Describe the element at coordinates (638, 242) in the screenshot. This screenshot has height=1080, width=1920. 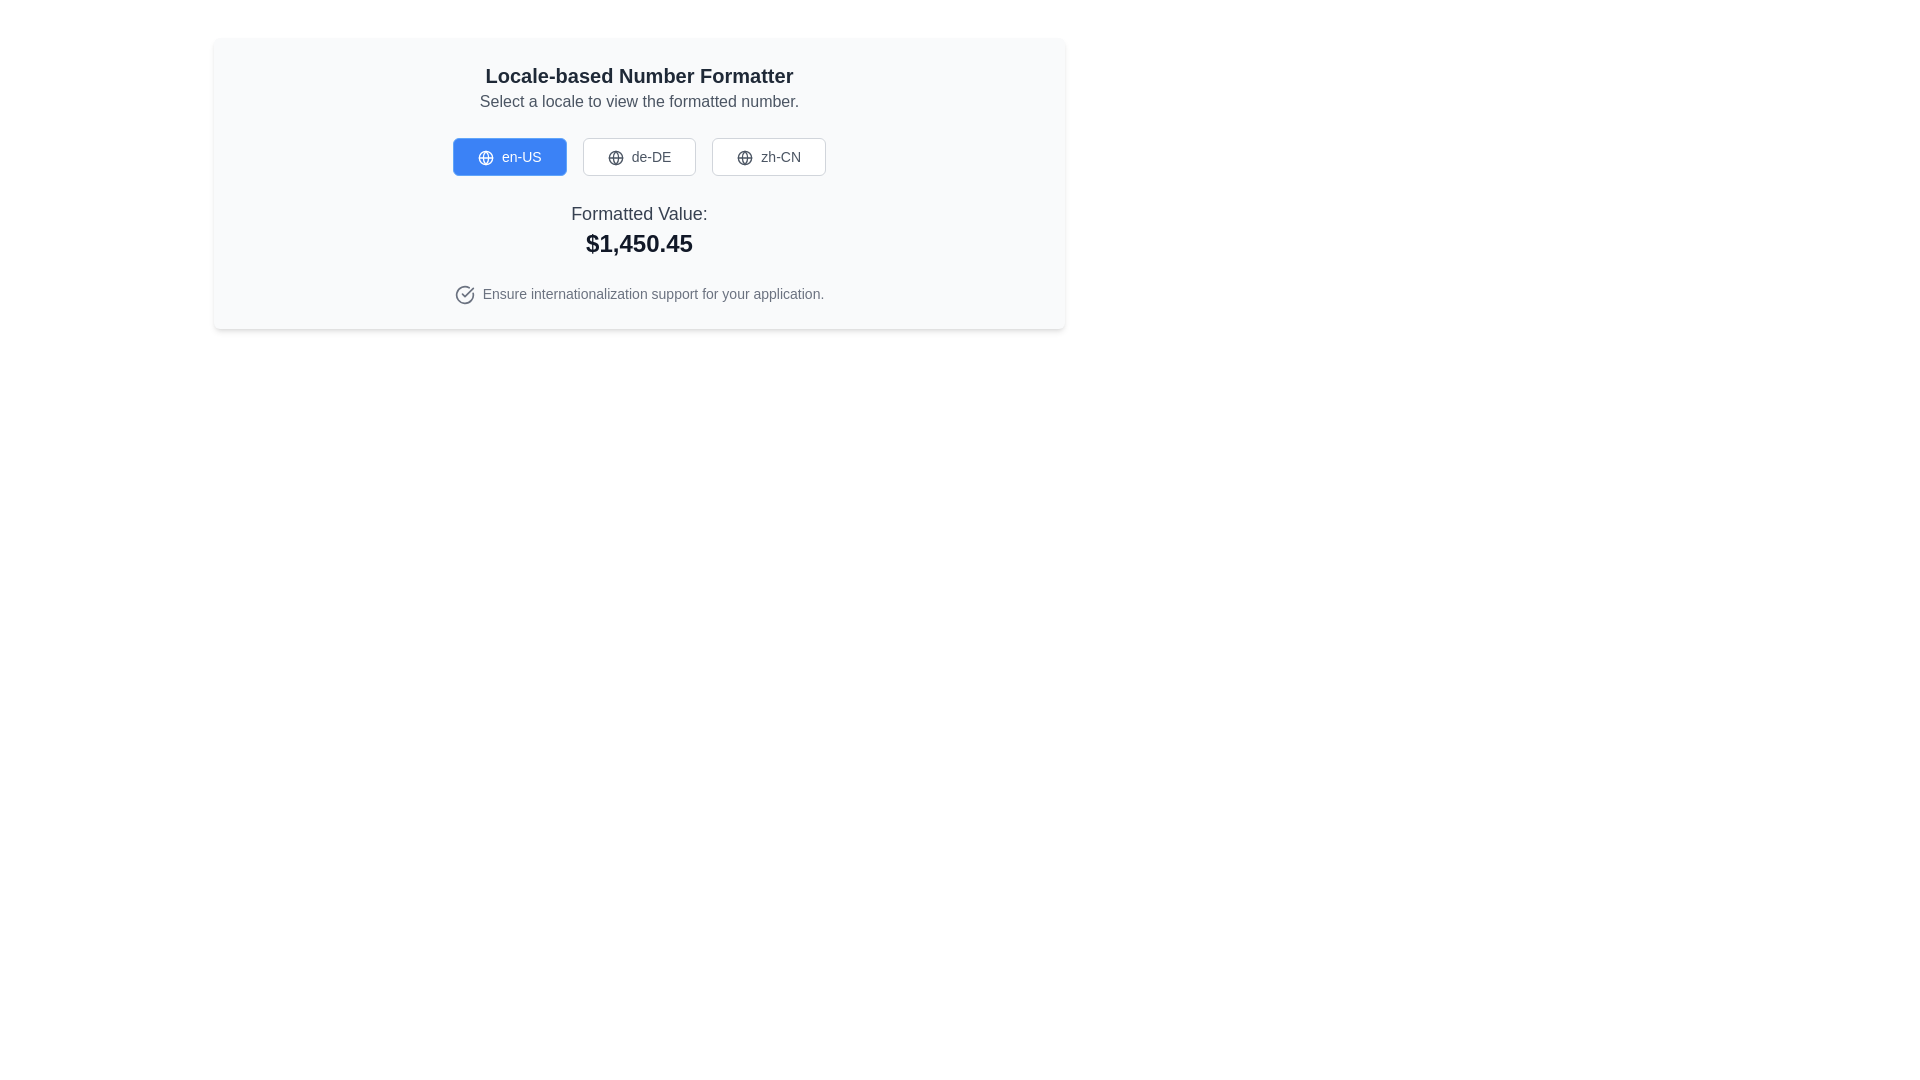
I see `the Text element displaying the monetary amount '$1,450.45', which is located directly below the text 'Formatted Value:' and is centered horizontally within the containing box` at that location.